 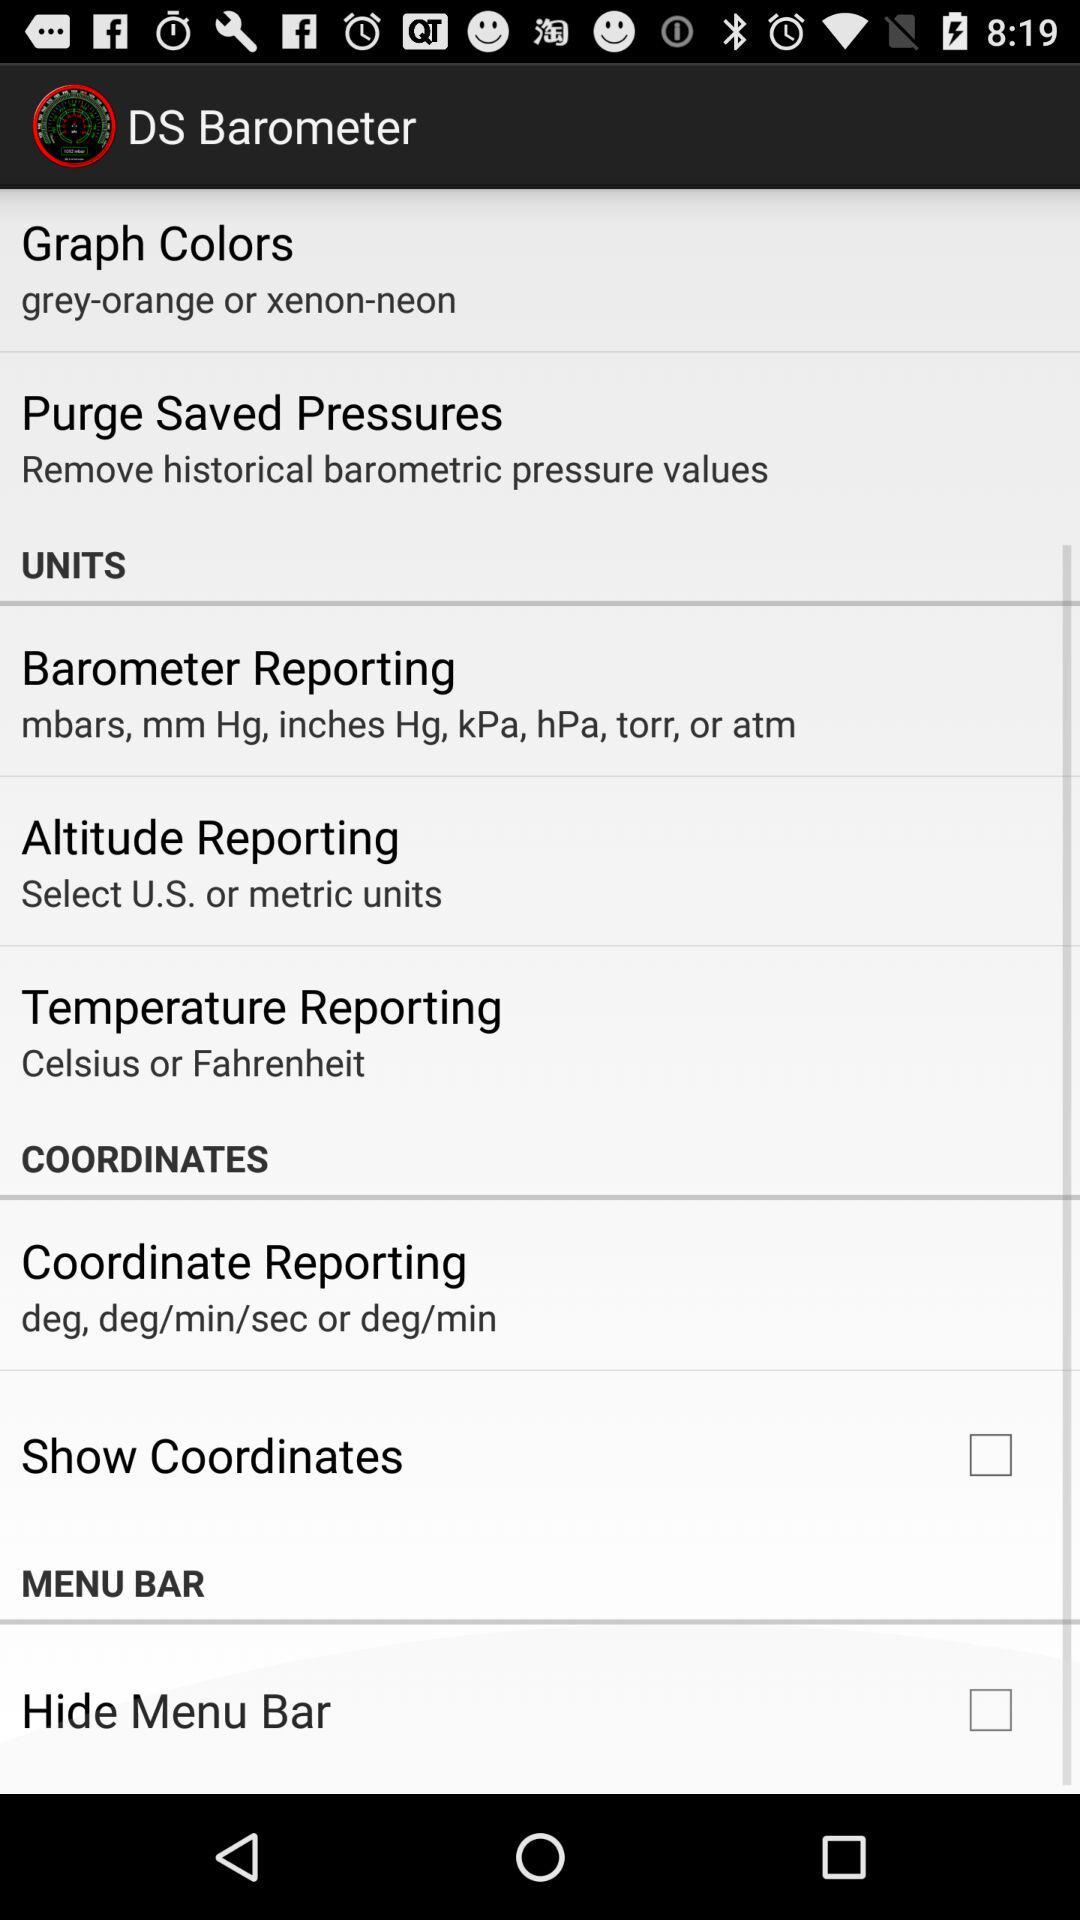 What do you see at coordinates (261, 410) in the screenshot?
I see `purge saved pressures item` at bounding box center [261, 410].